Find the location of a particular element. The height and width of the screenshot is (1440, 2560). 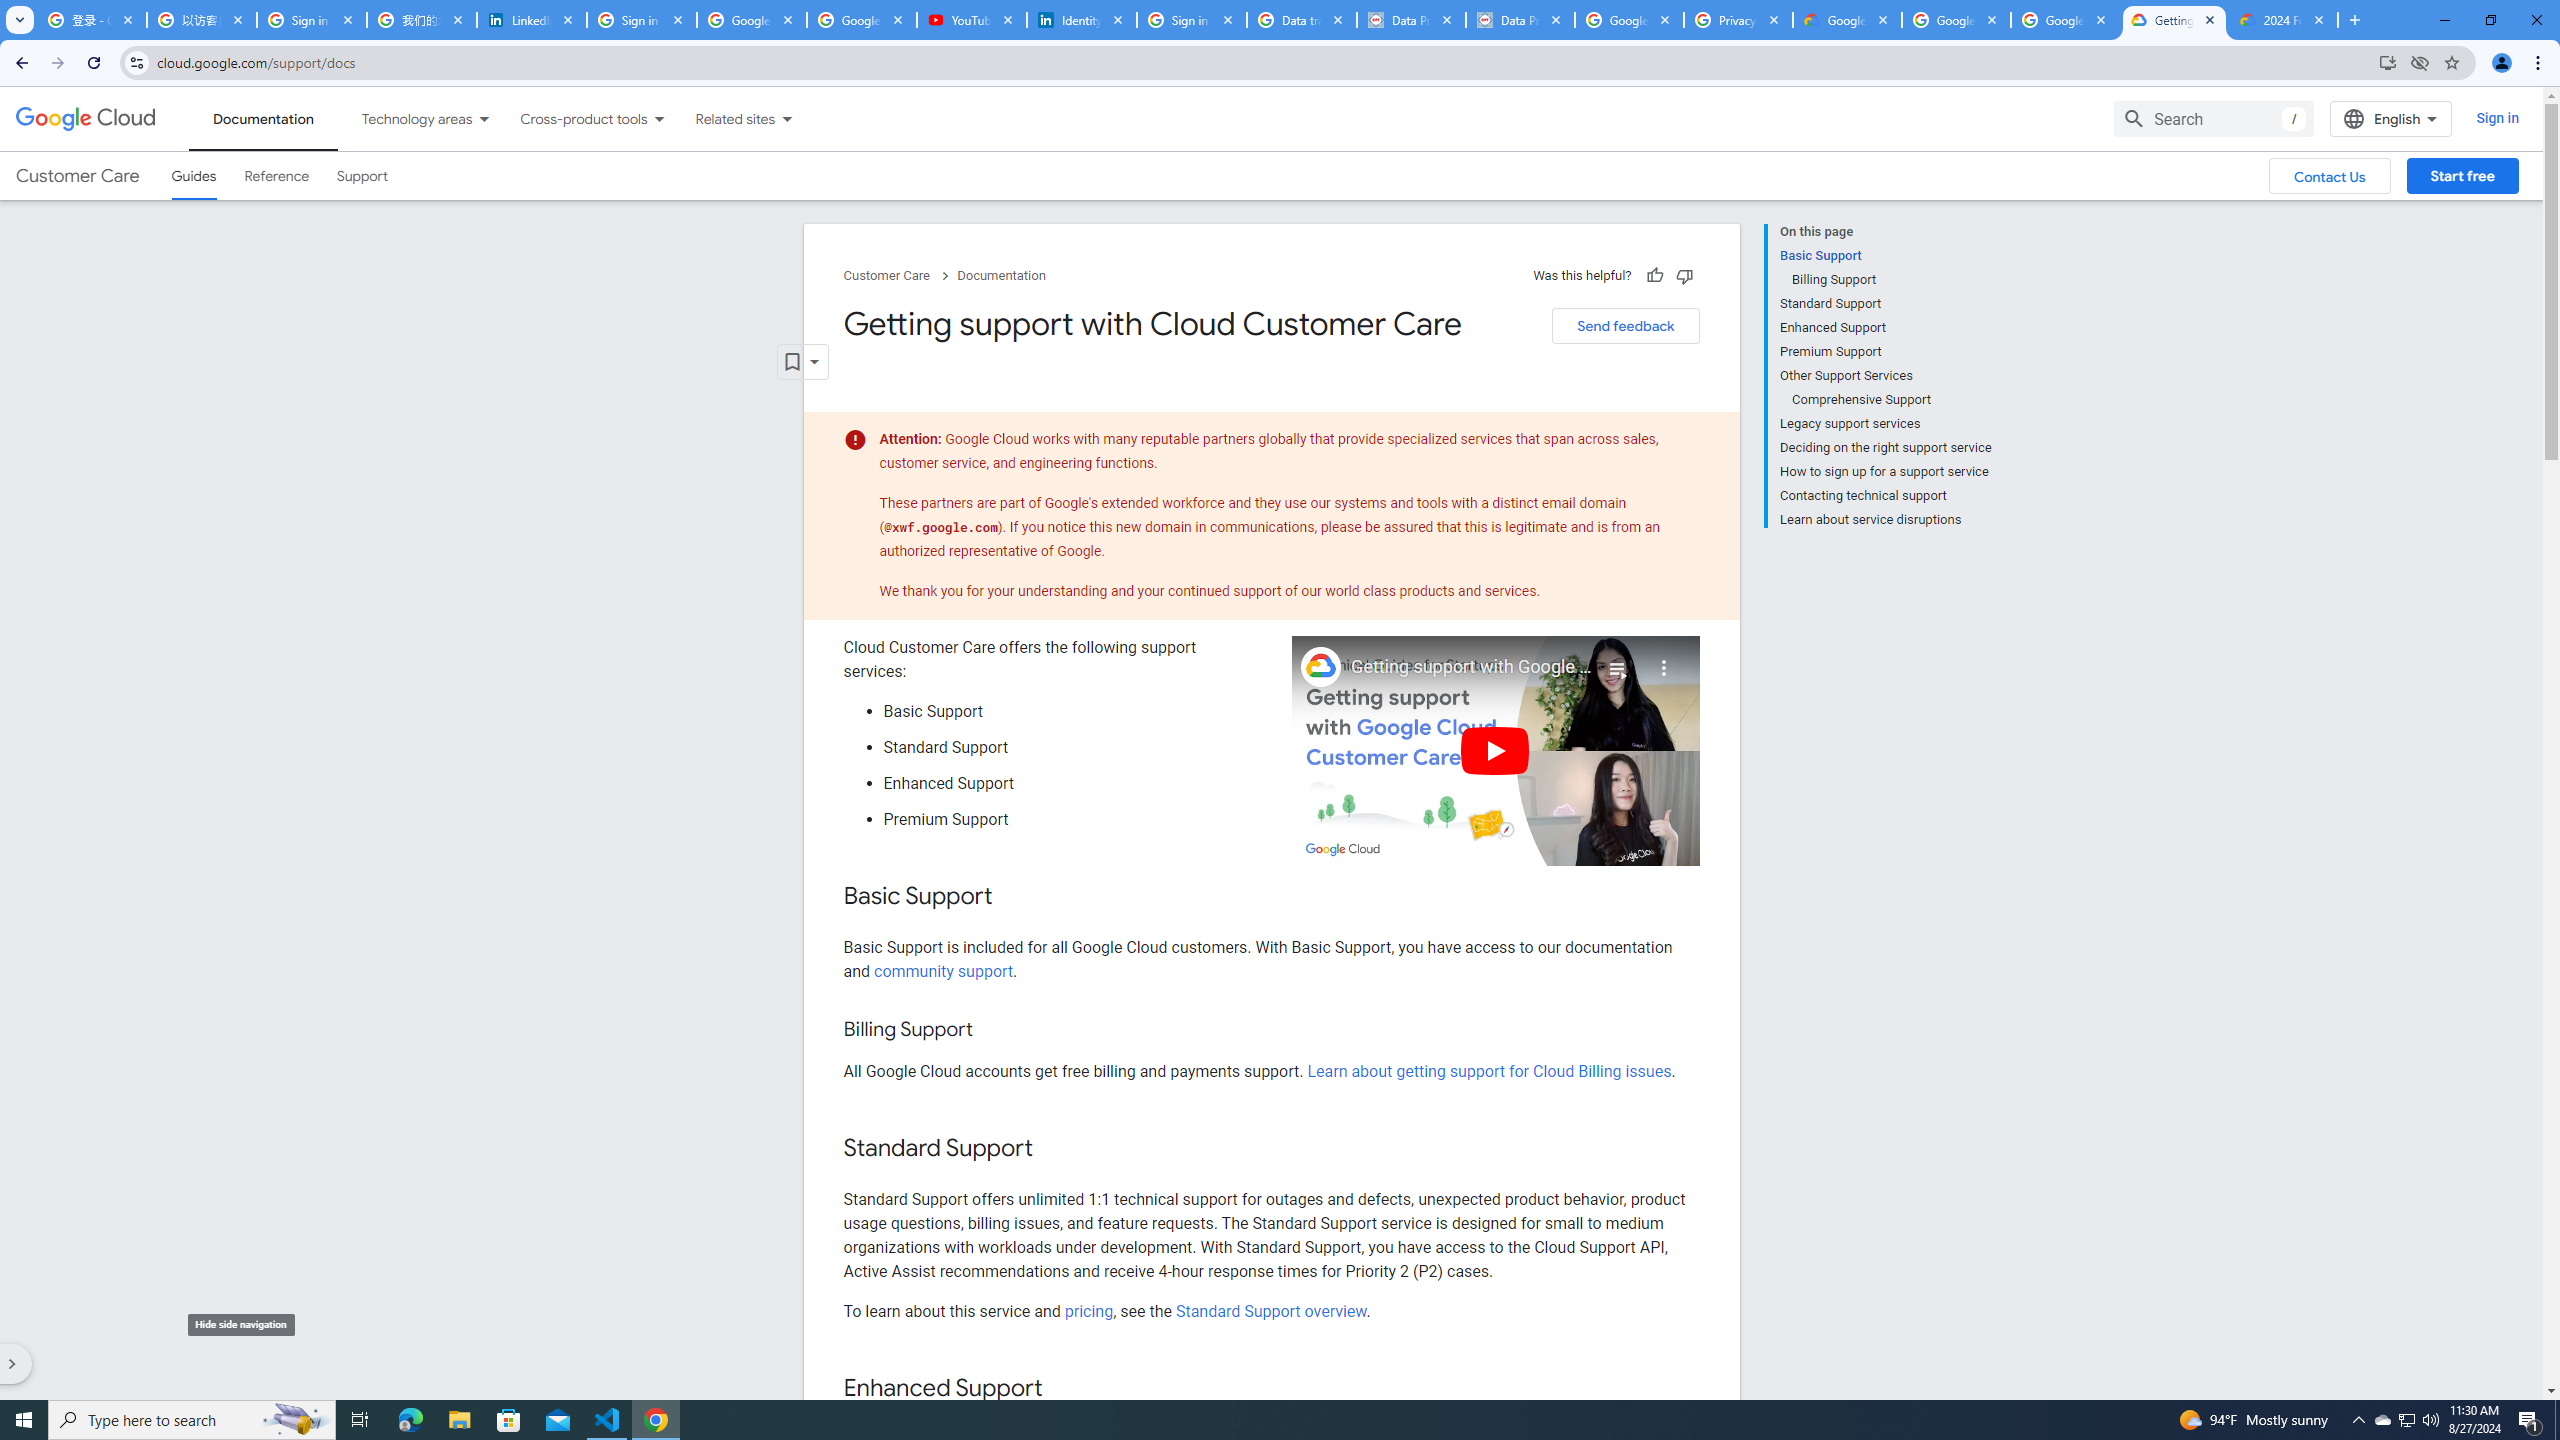

'Photo image of Google Cloud Tech' is located at coordinates (1320, 666).